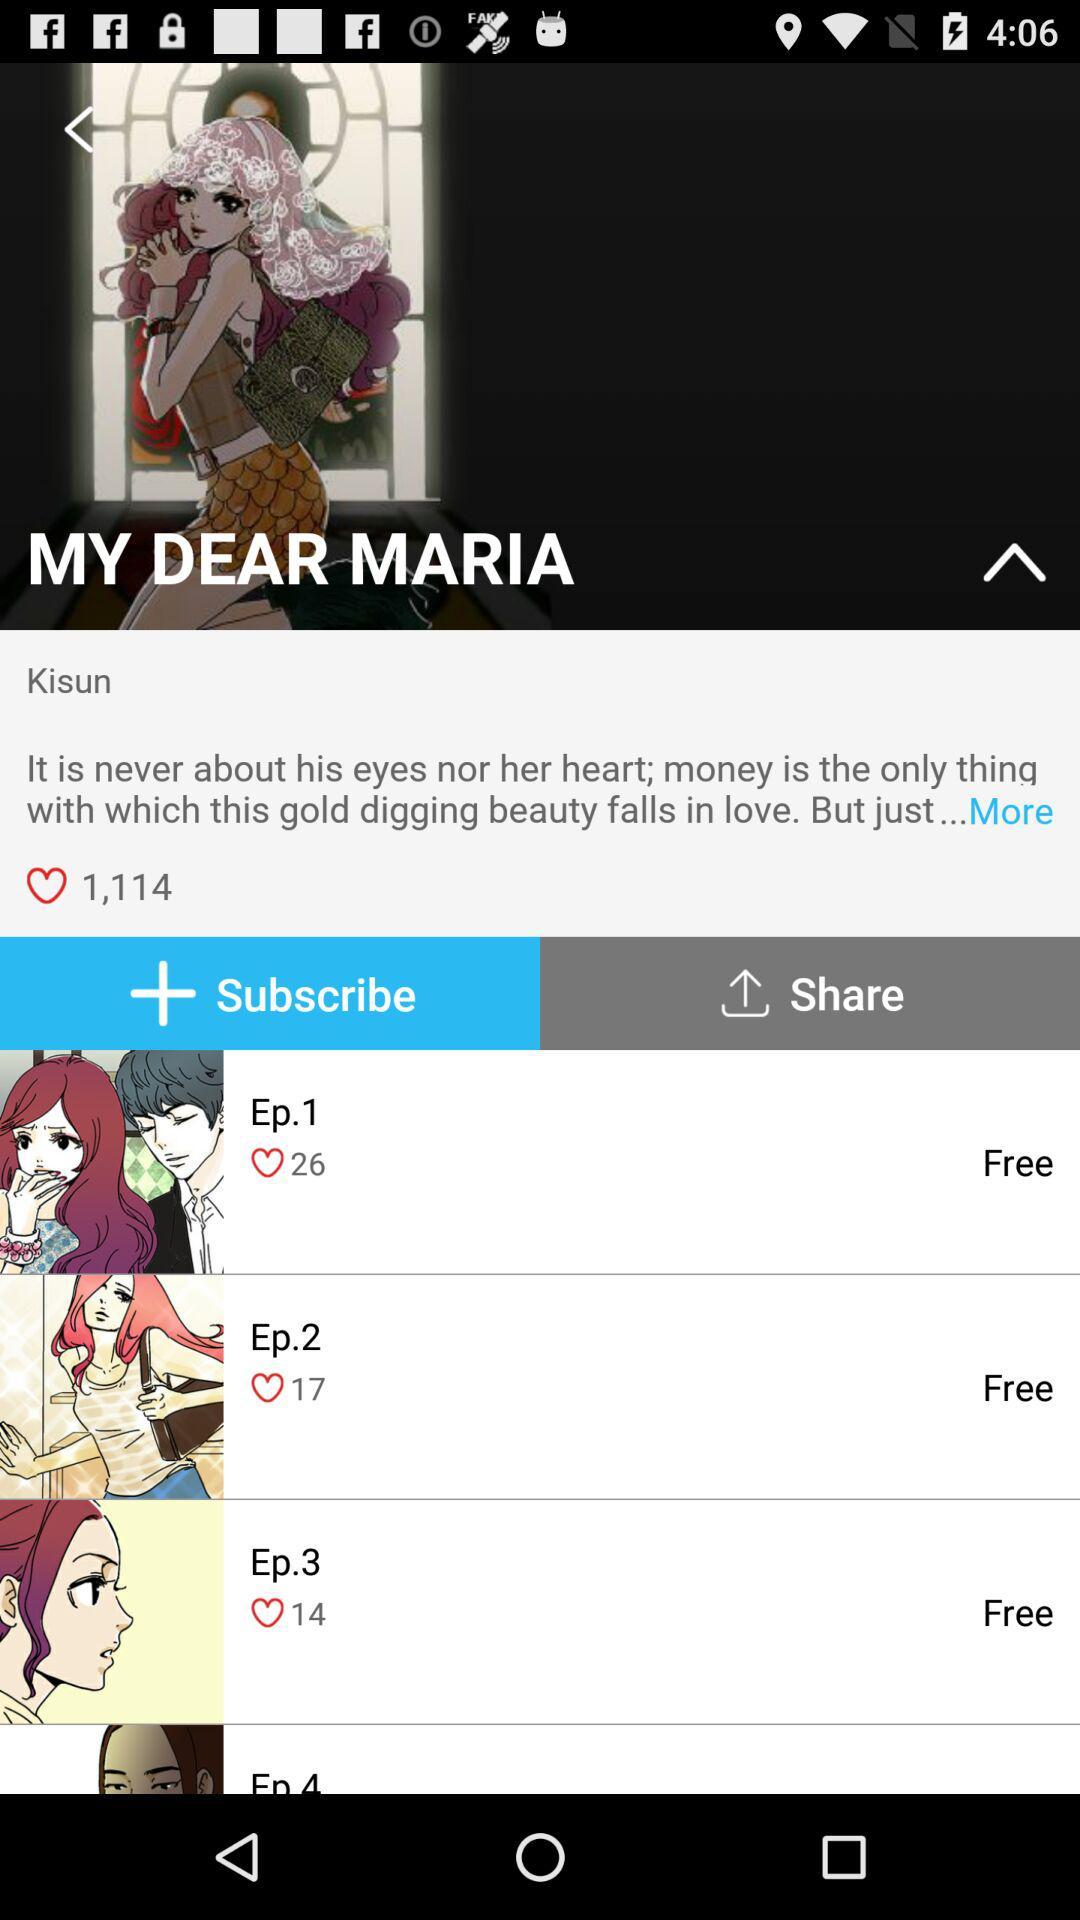 The width and height of the screenshot is (1080, 1920). What do you see at coordinates (810, 993) in the screenshot?
I see `share next to subscribe above free` at bounding box center [810, 993].